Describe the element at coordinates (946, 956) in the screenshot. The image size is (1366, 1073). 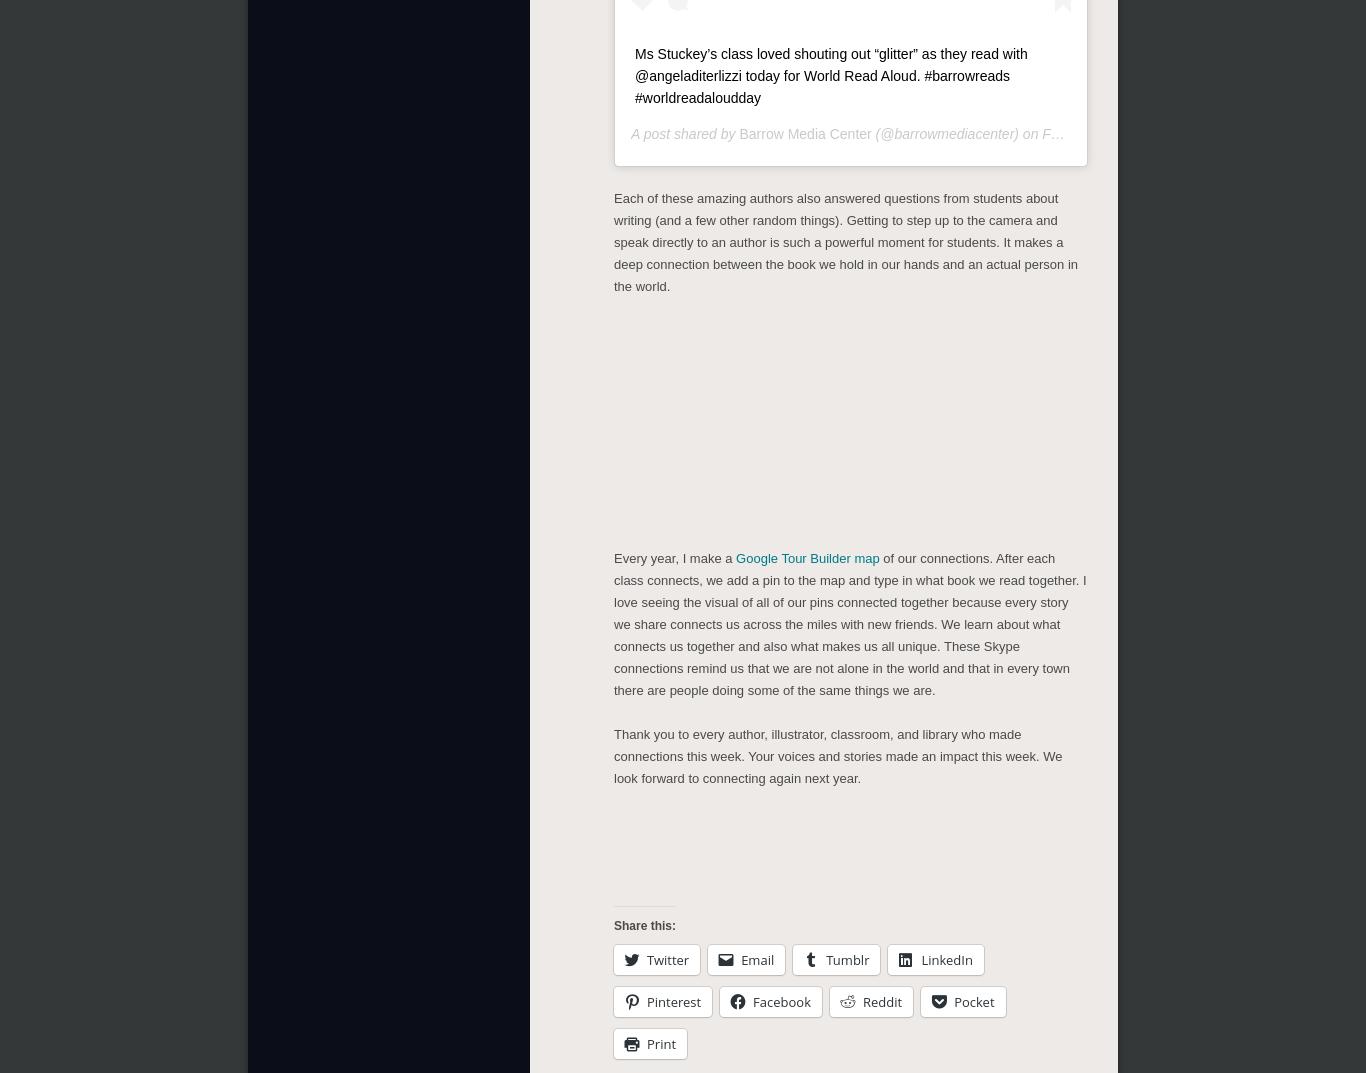
I see `'LinkedIn'` at that location.